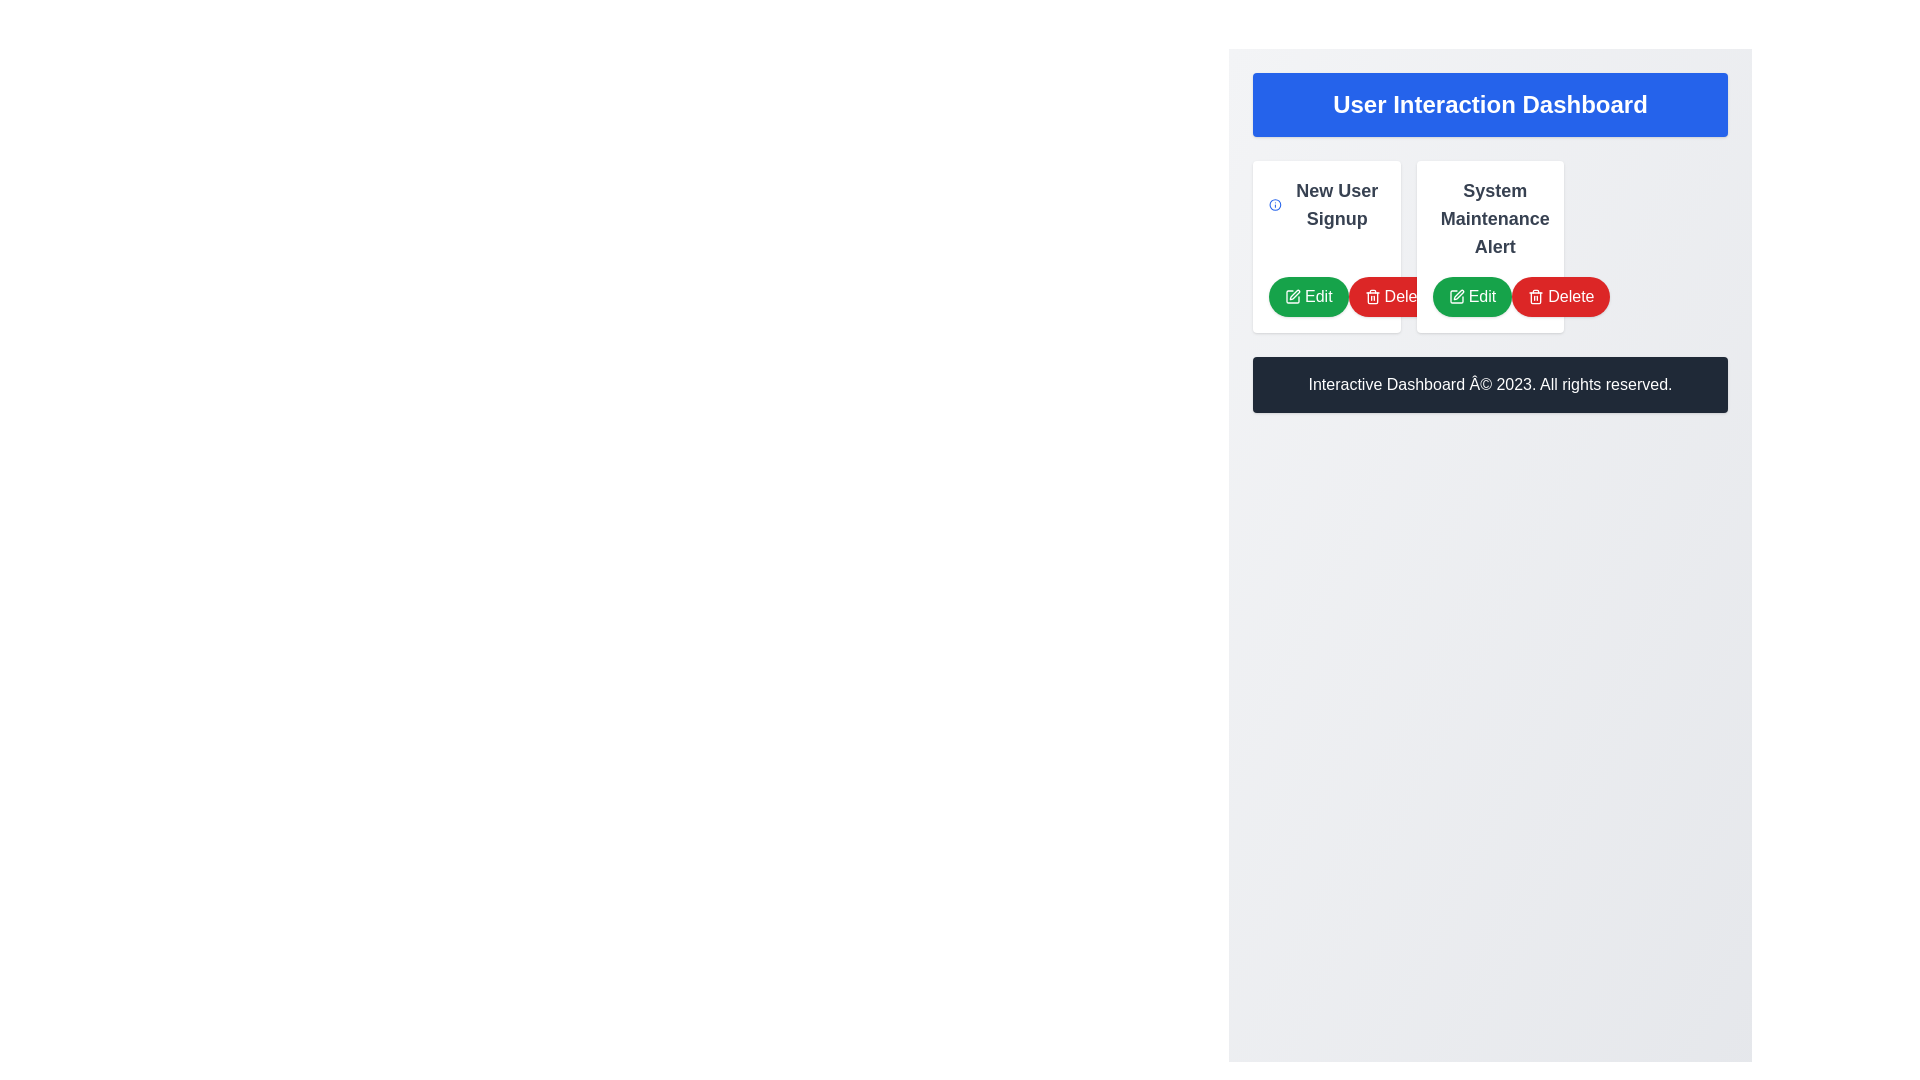  I want to click on the edit icon located on the leftmost part of the green 'Edit' button associated with the 'New User Signup' action item, so click(1292, 297).